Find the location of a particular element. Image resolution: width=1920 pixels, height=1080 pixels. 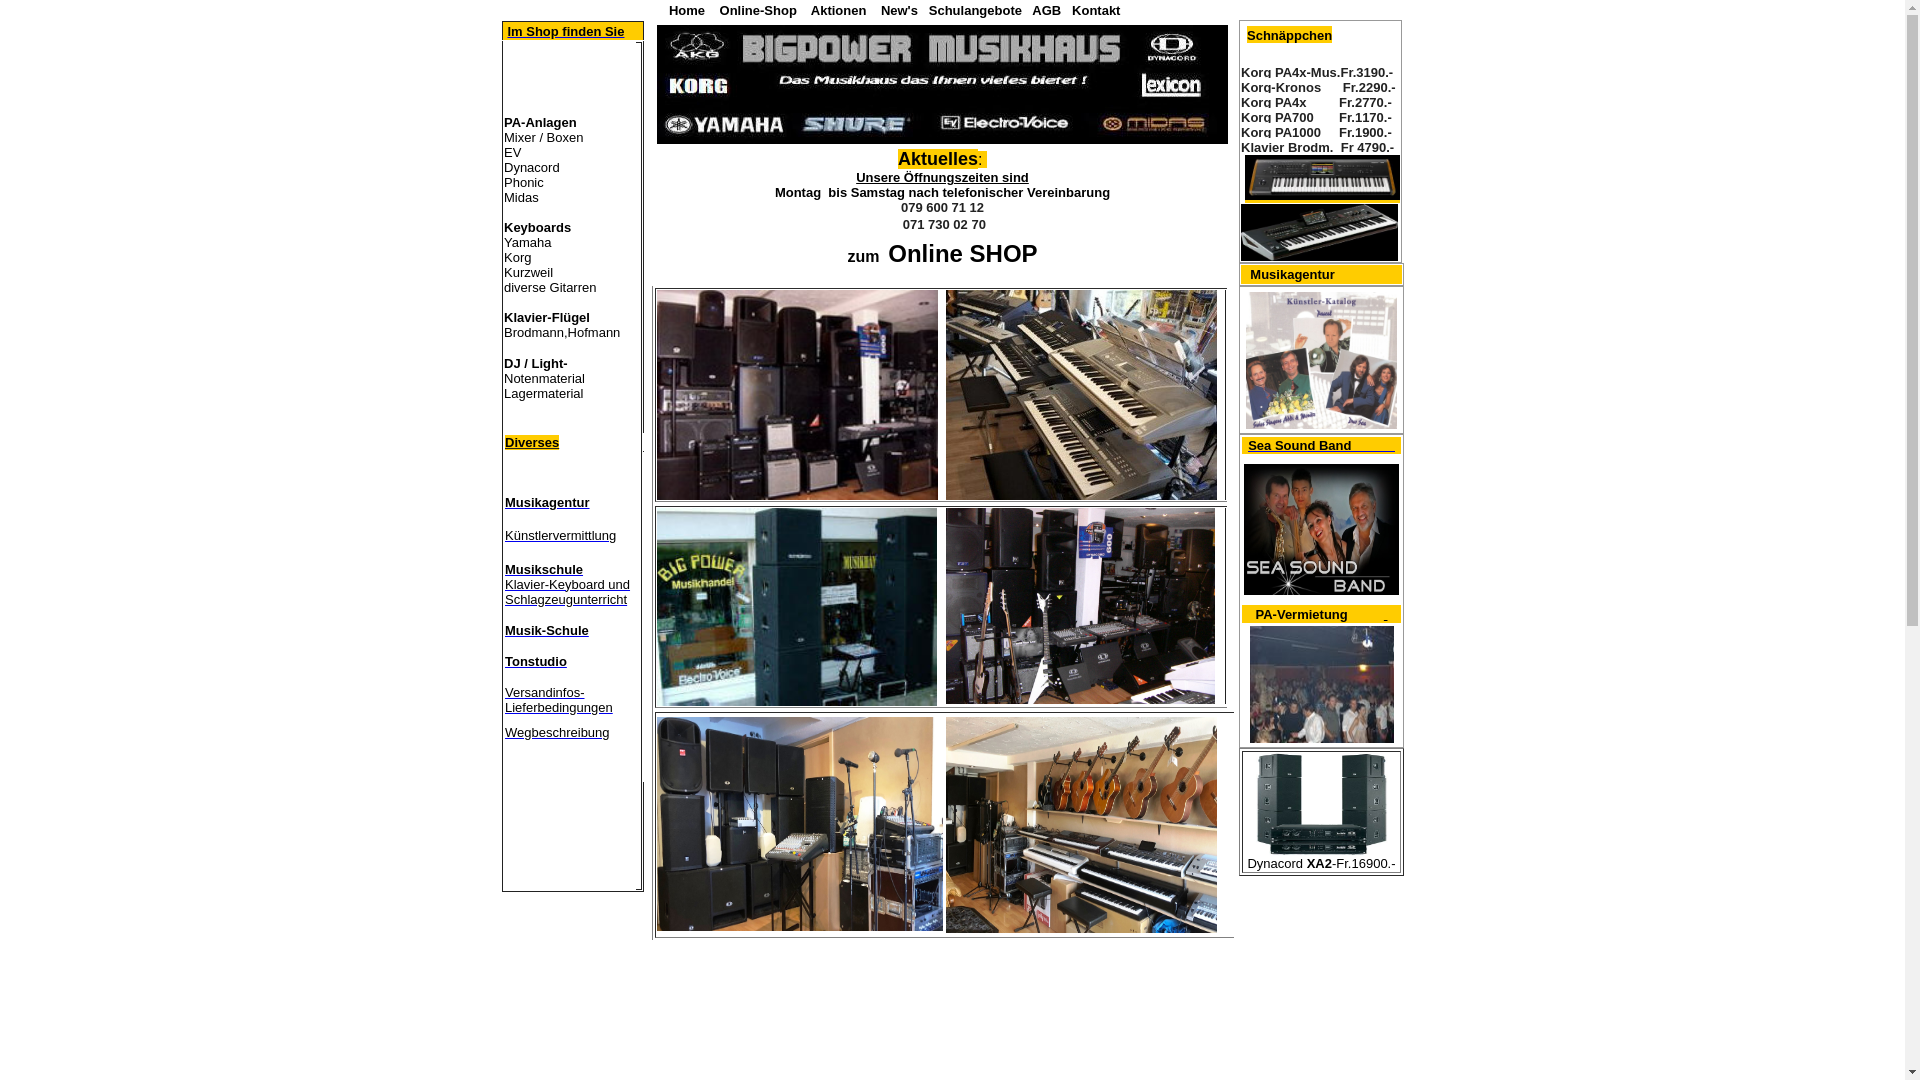

'Kontakt' is located at coordinates (1070, 10).